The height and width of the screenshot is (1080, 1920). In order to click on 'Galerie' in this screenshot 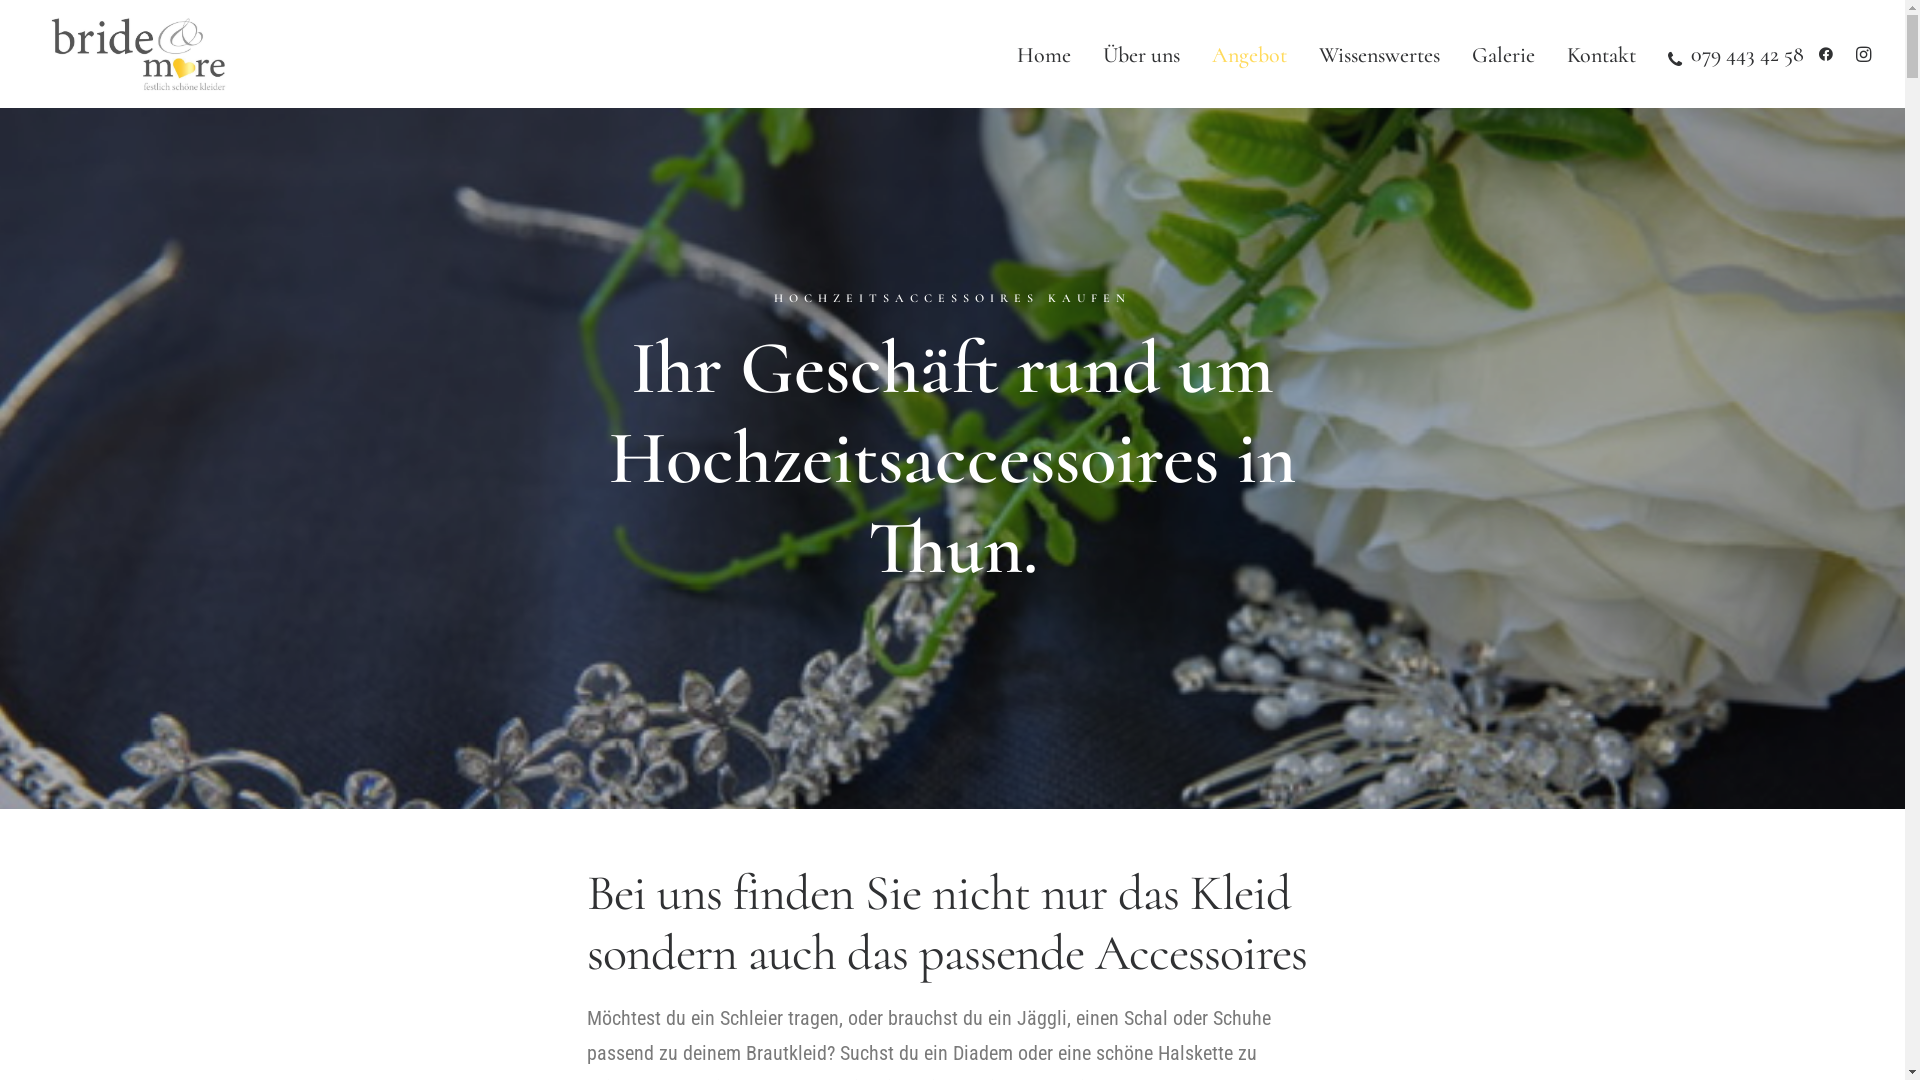, I will do `click(1503, 53)`.